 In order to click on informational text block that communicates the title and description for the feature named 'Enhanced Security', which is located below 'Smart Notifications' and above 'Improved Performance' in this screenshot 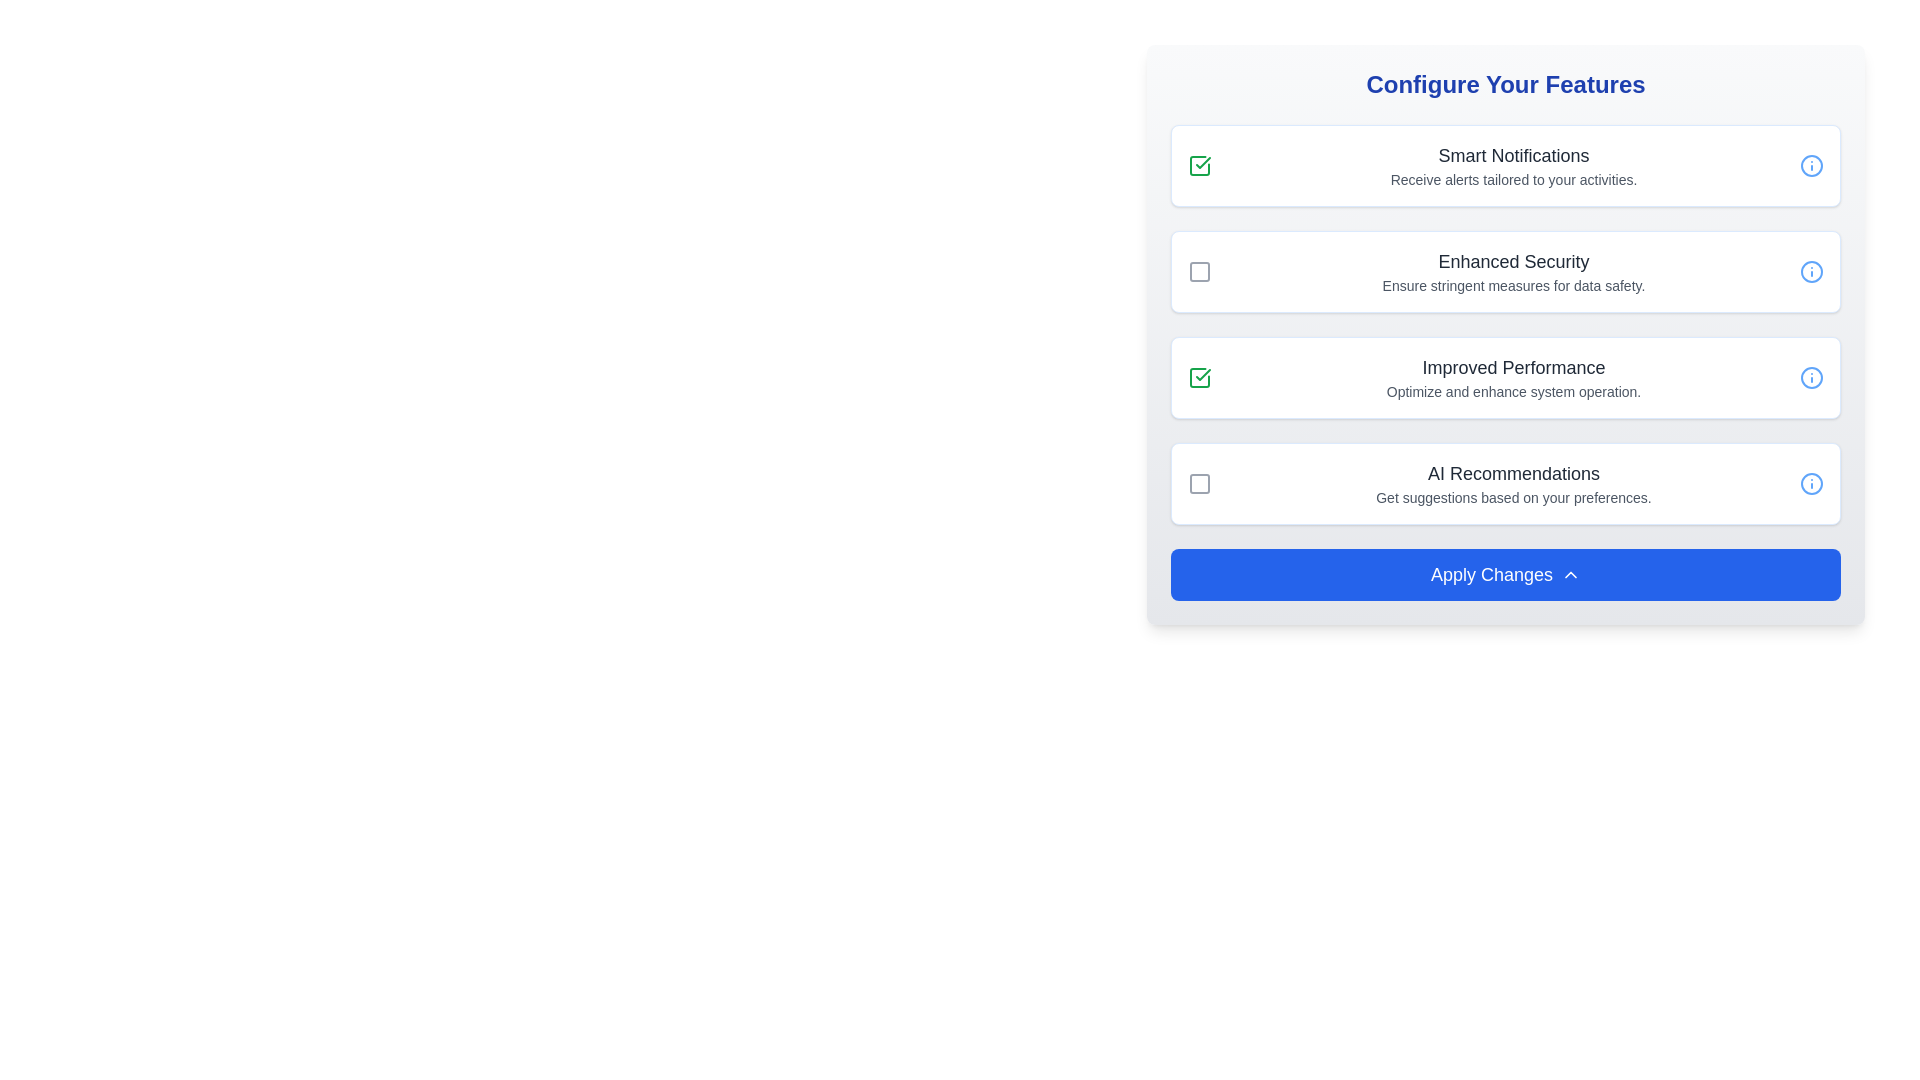, I will do `click(1513, 272)`.